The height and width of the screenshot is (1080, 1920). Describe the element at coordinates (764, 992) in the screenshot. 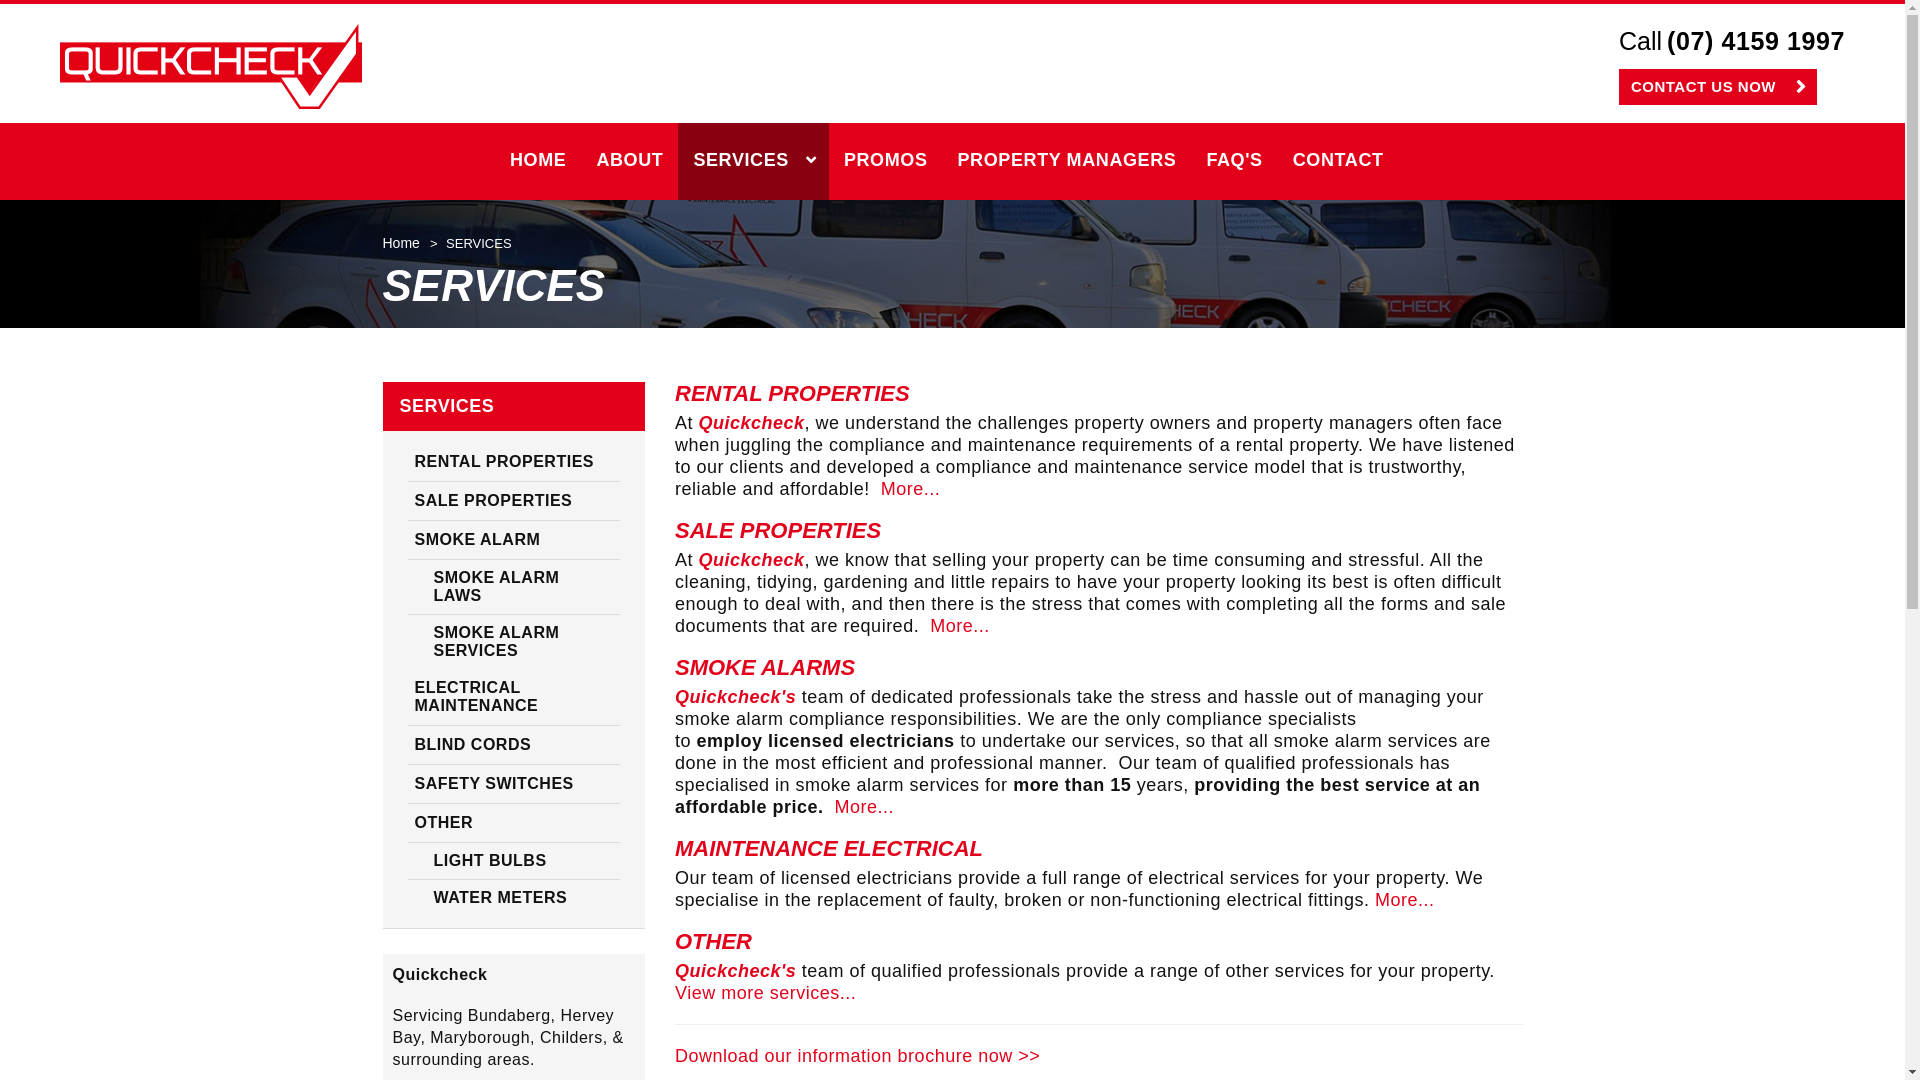

I see `'View more services...'` at that location.